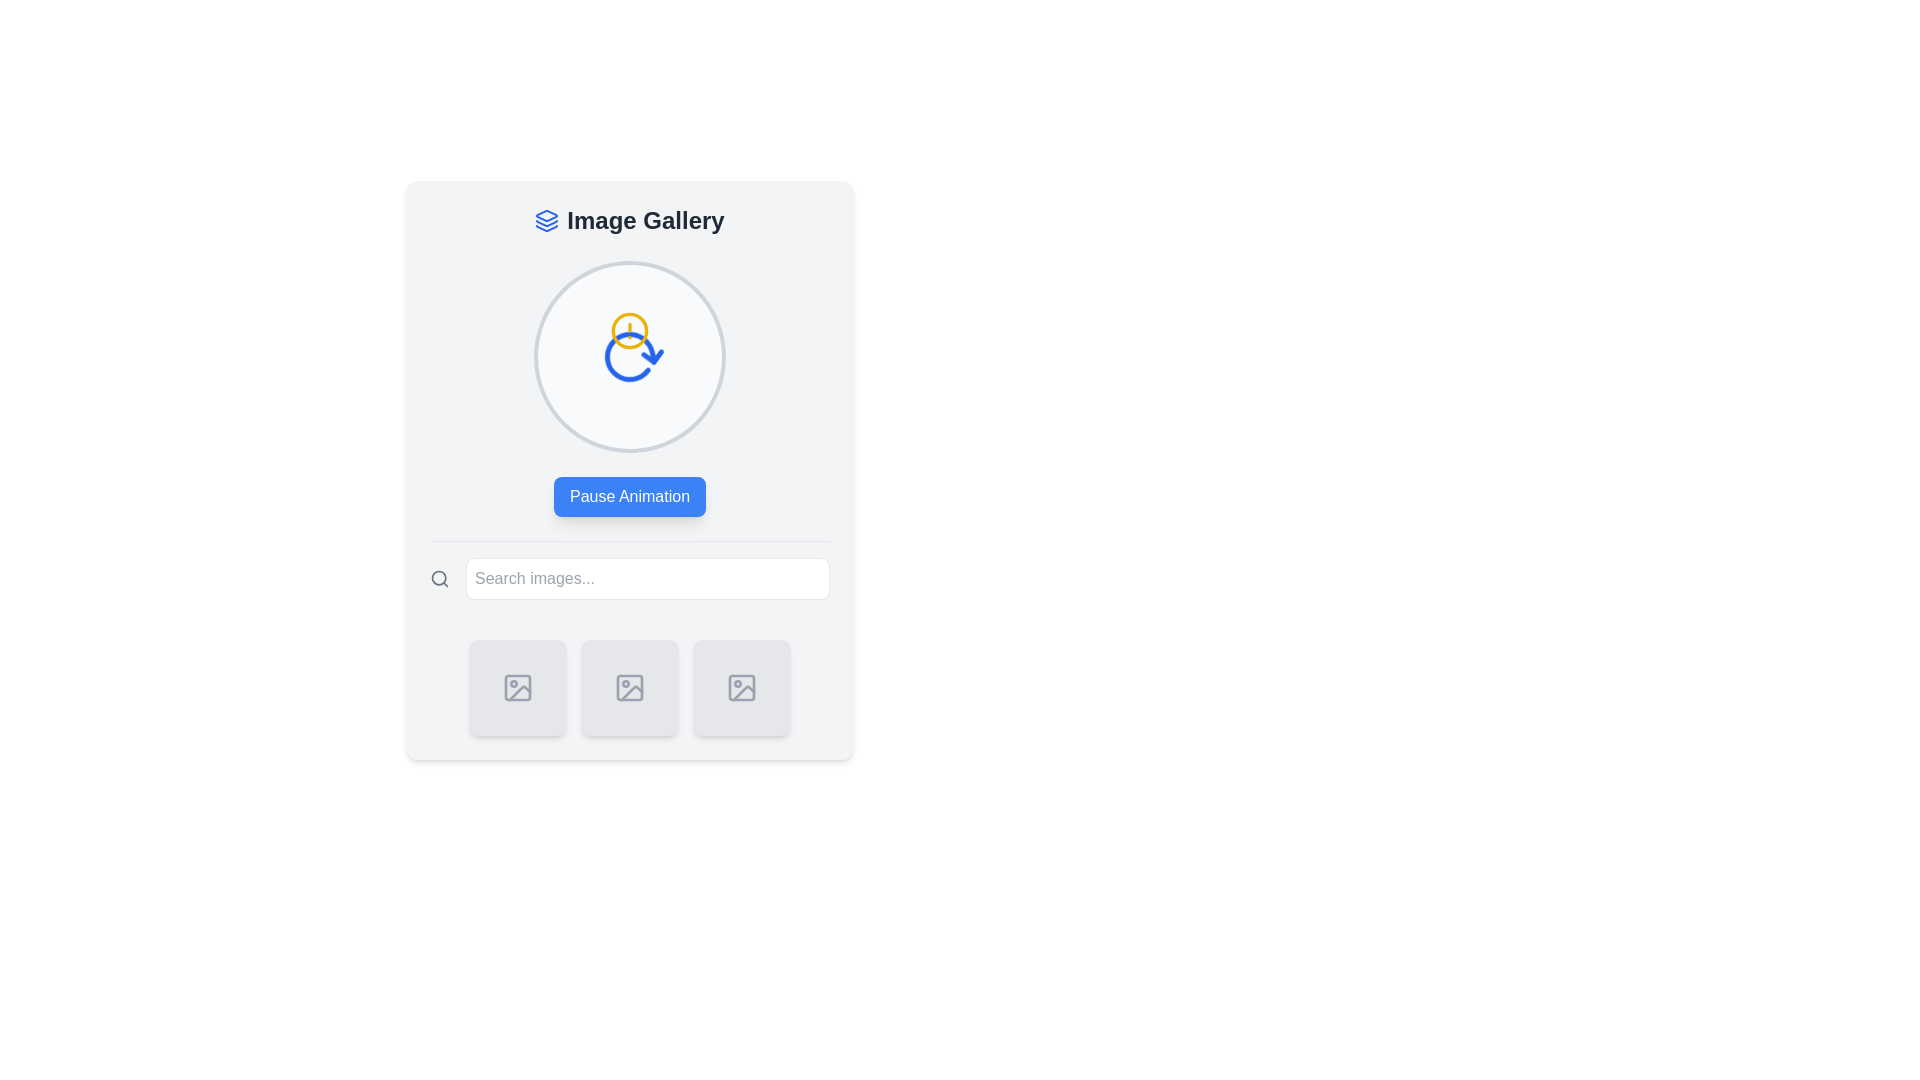 Image resolution: width=1920 pixels, height=1080 pixels. What do you see at coordinates (438, 578) in the screenshot?
I see `the small circular icon that is part of the search icon in the top-left corner of the search input box` at bounding box center [438, 578].